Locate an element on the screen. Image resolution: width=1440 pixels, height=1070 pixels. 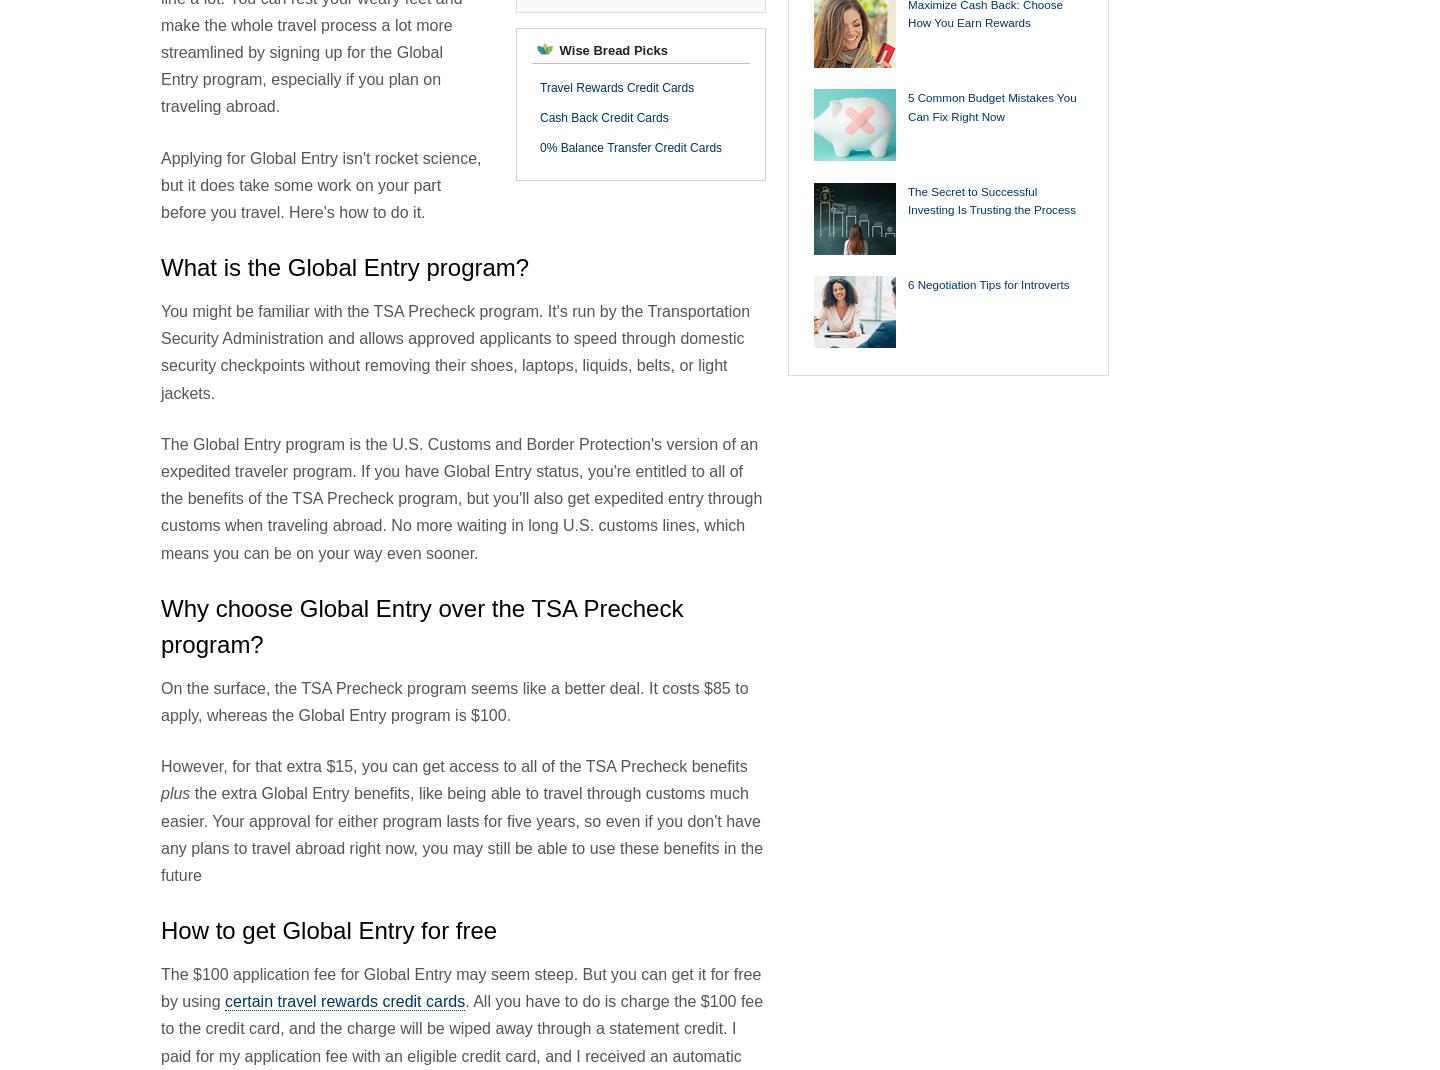
'The $100 application fee for Global Entry may seem steep. But you can get it for free by using' is located at coordinates (460, 988).